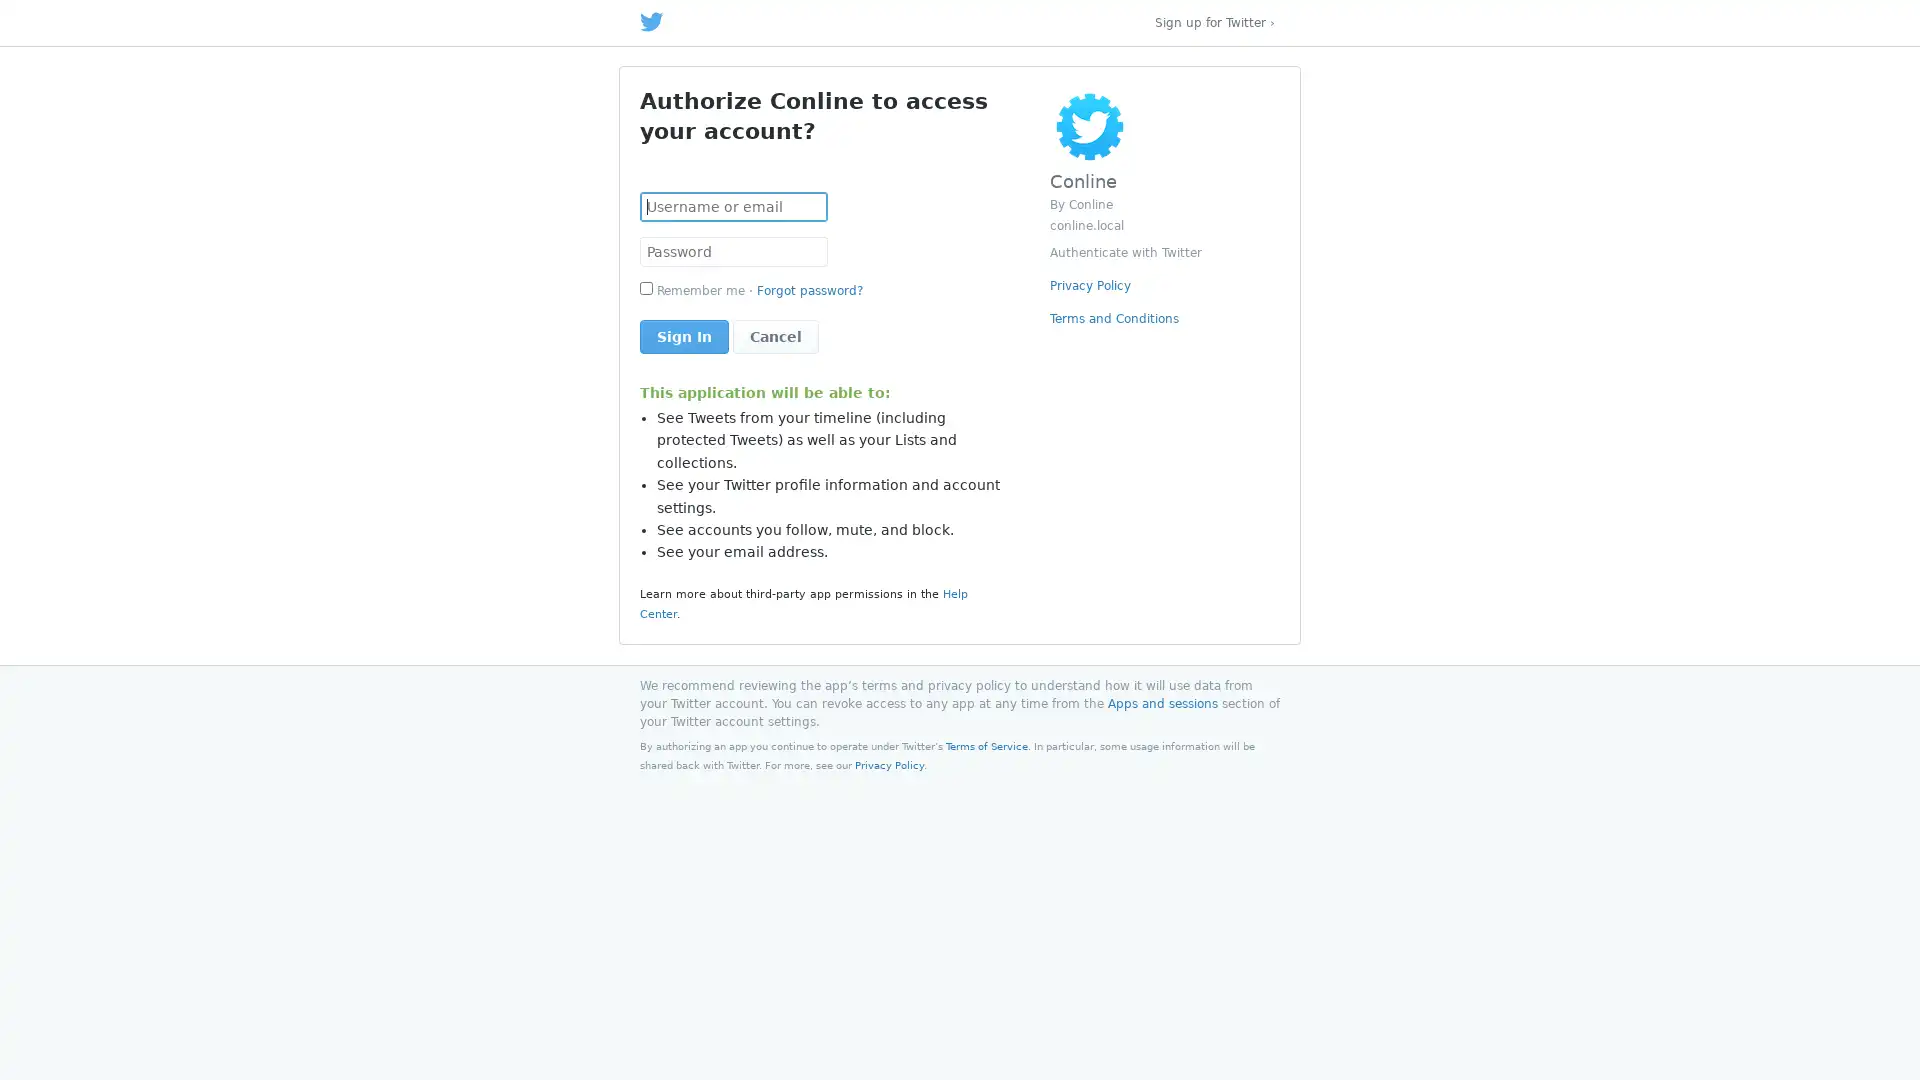 This screenshot has height=1080, width=1920. Describe the element at coordinates (684, 335) in the screenshot. I see `Sign In` at that location.